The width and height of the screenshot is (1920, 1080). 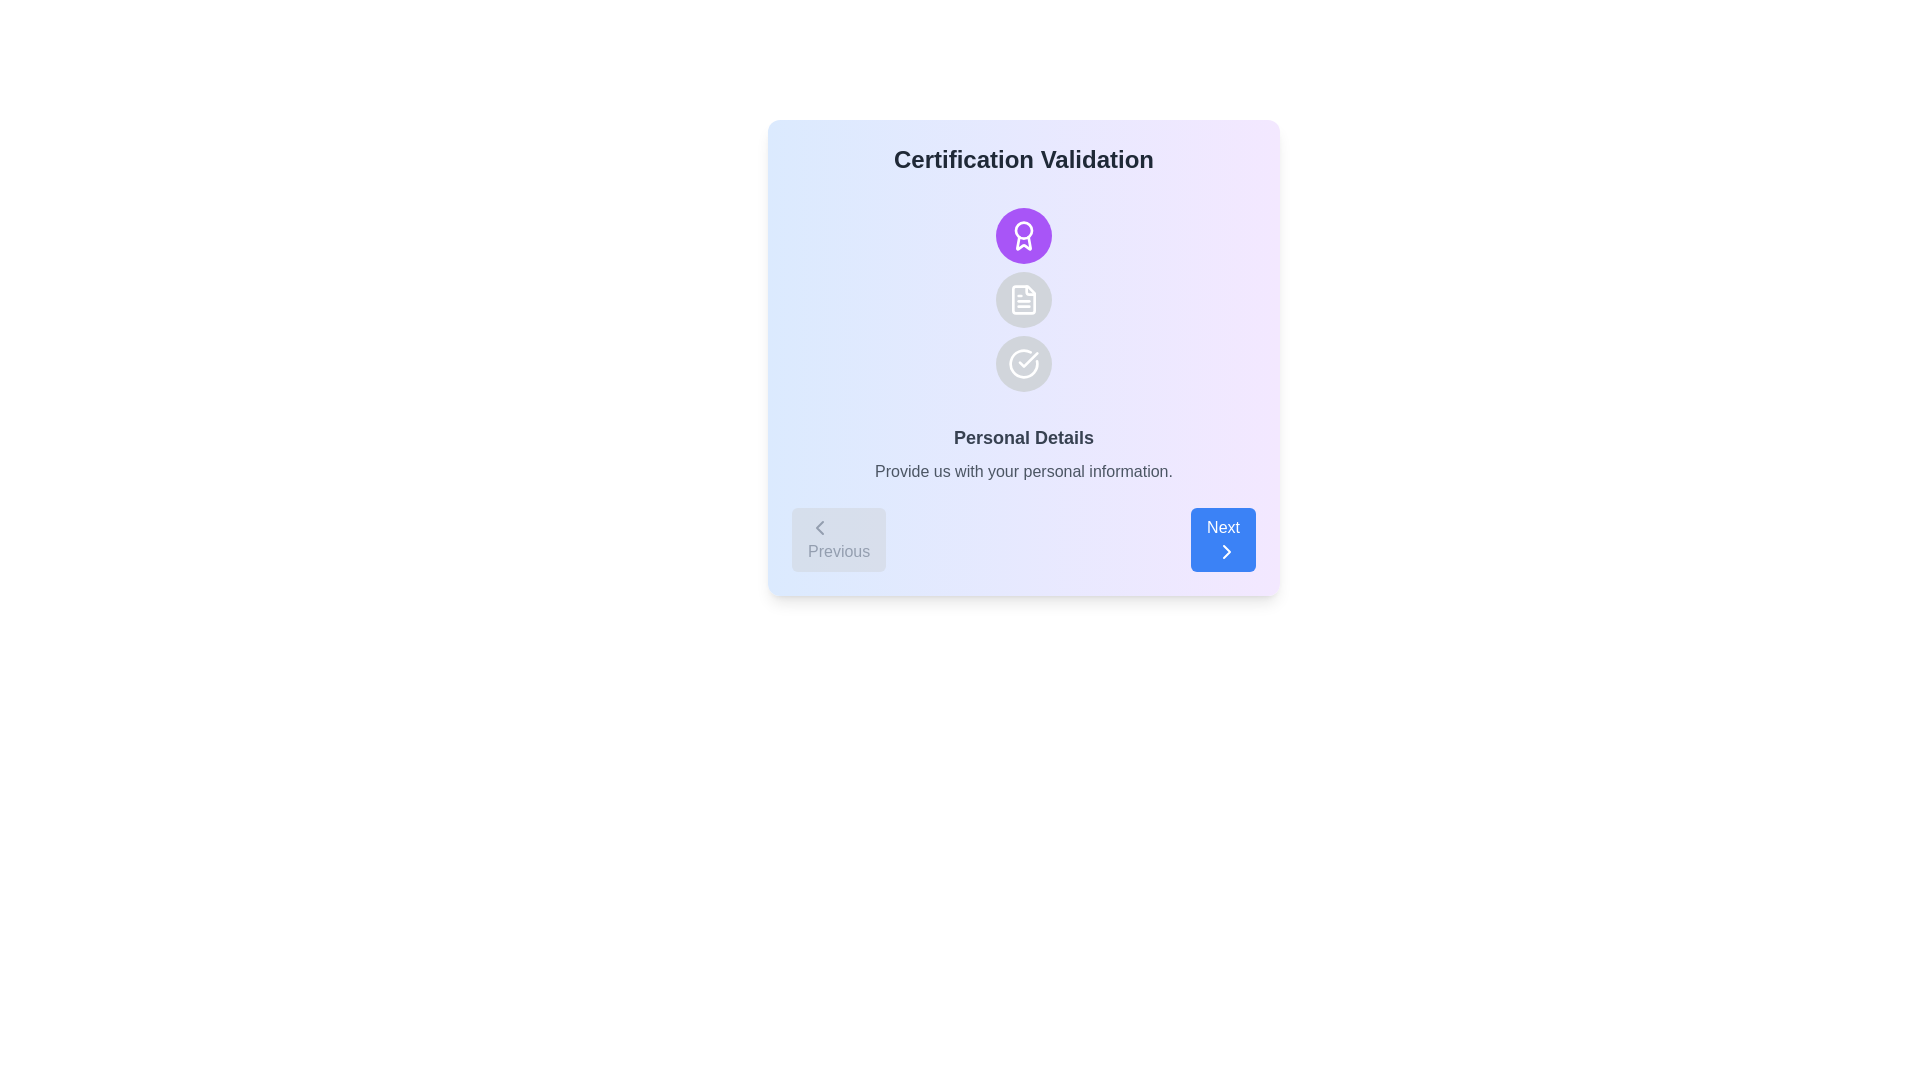 I want to click on the ribbon section of the award icon located in the 'Certification Validation' modal, so click(x=1023, y=242).